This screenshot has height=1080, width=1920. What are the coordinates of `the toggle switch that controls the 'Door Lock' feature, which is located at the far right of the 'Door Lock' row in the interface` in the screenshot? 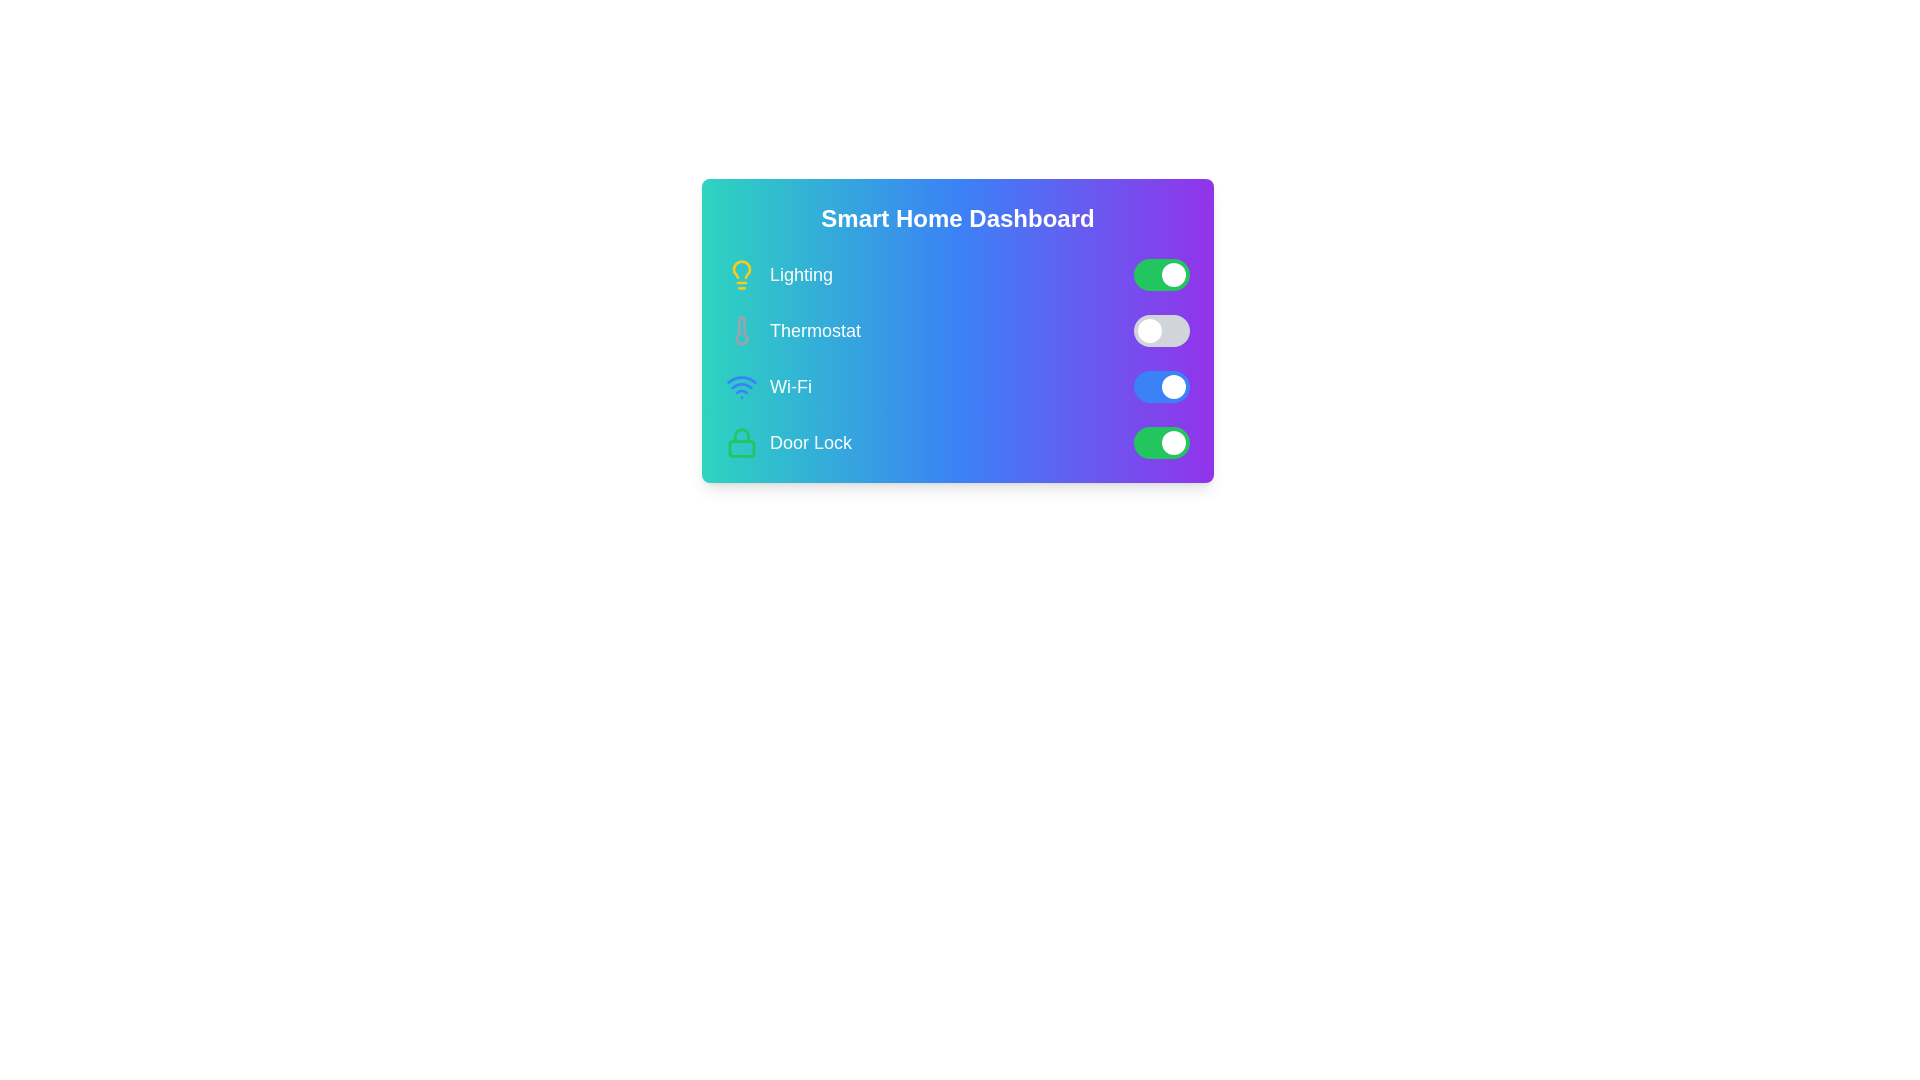 It's located at (1161, 442).